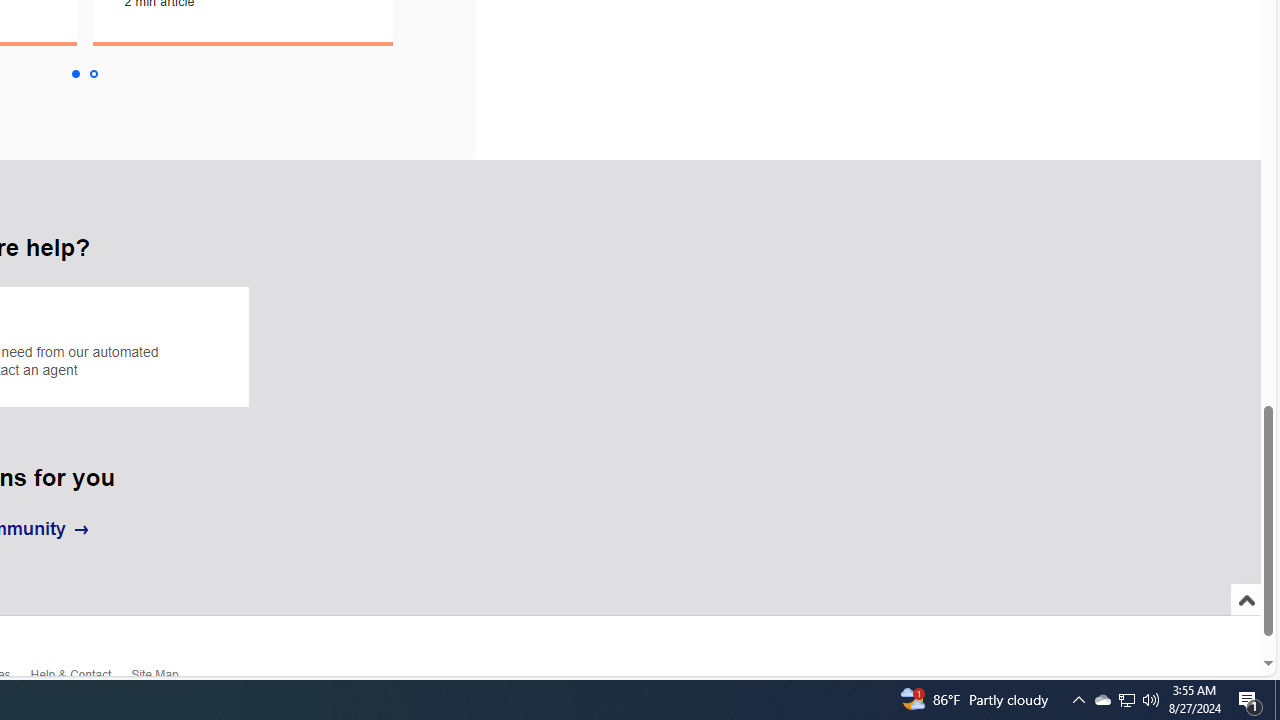  Describe the element at coordinates (1245, 620) in the screenshot. I see `'Scroll to top'` at that location.